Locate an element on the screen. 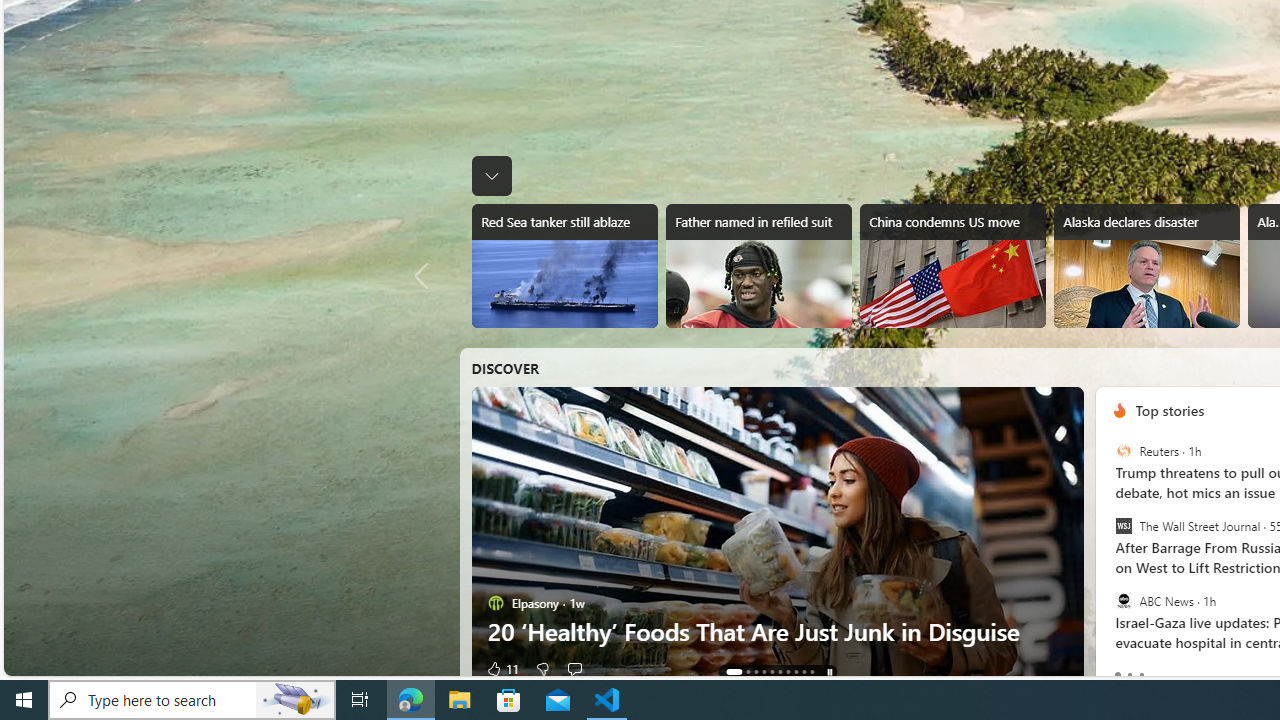 The image size is (1280, 720). 'The Wall Street Journal' is located at coordinates (1123, 525).